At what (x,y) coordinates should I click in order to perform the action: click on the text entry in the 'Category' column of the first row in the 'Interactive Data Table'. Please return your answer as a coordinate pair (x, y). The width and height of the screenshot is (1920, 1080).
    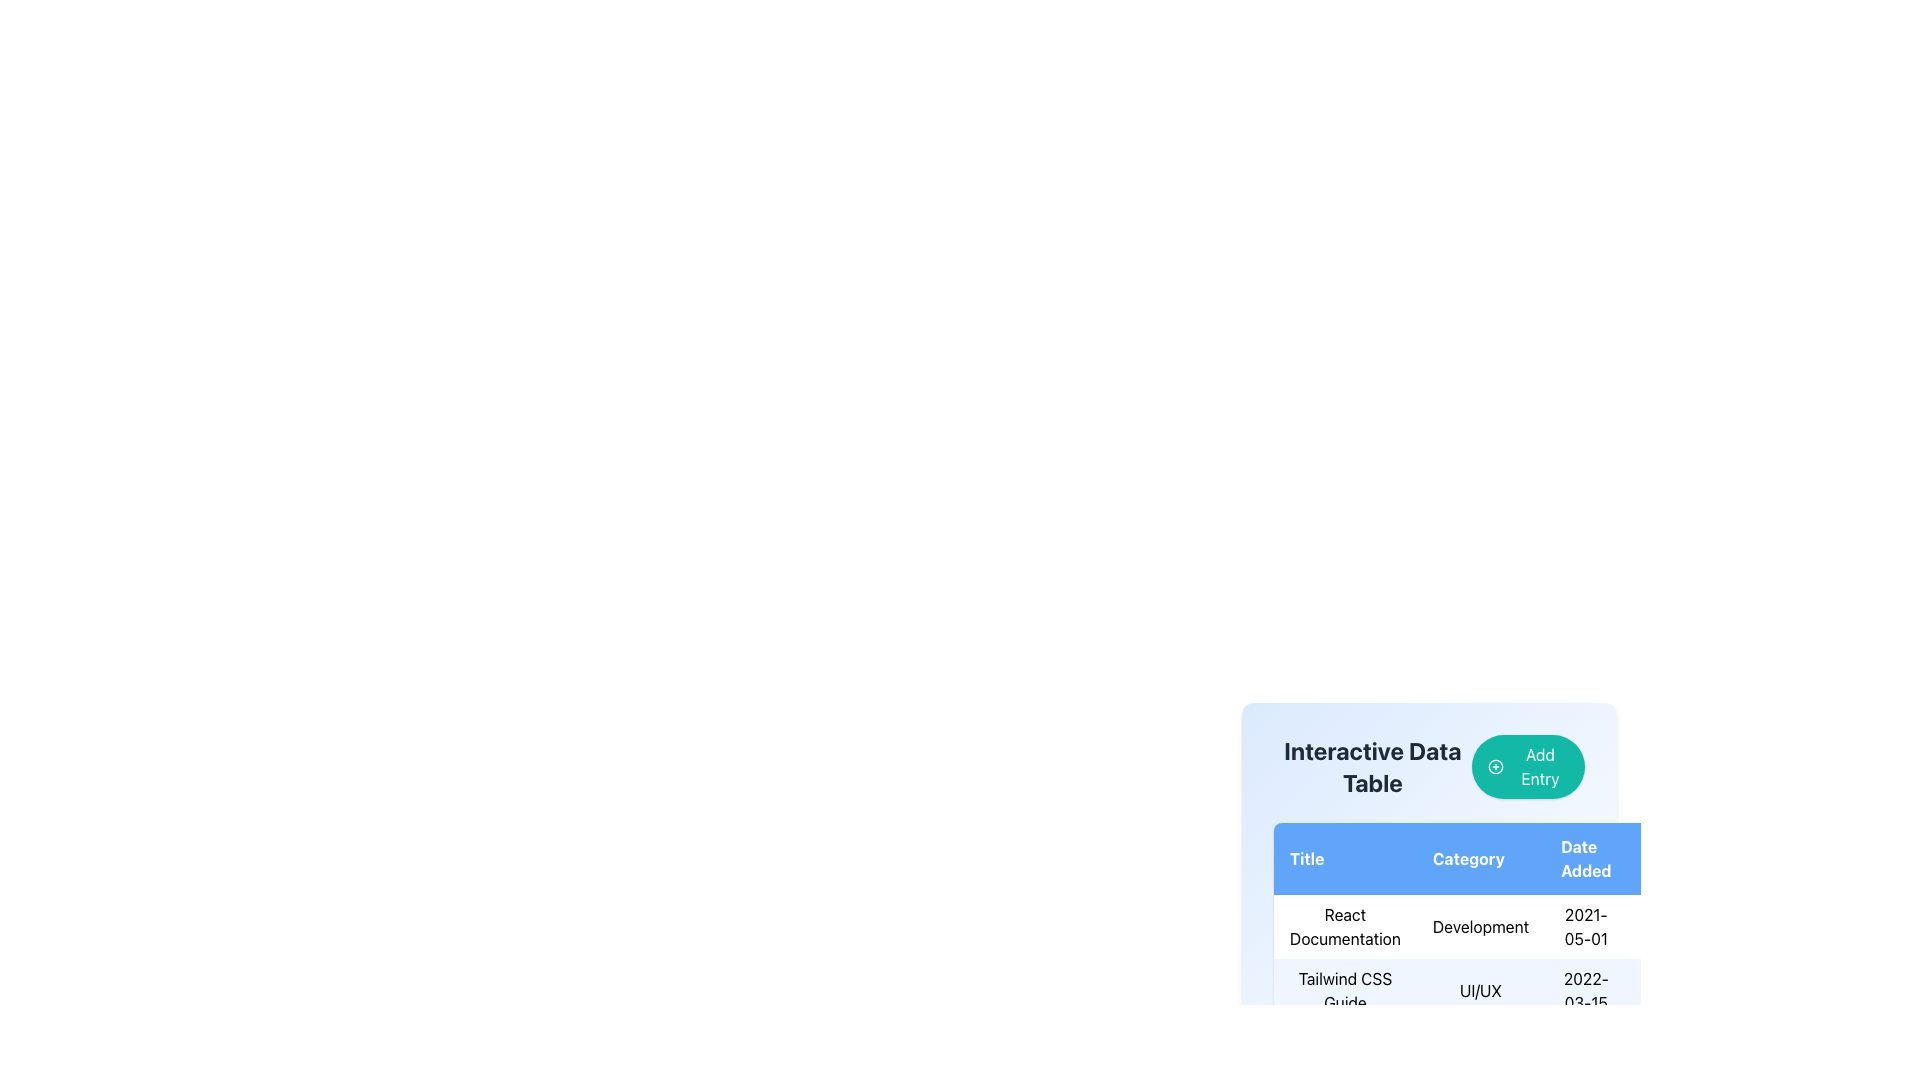
    Looking at the image, I should click on (1496, 922).